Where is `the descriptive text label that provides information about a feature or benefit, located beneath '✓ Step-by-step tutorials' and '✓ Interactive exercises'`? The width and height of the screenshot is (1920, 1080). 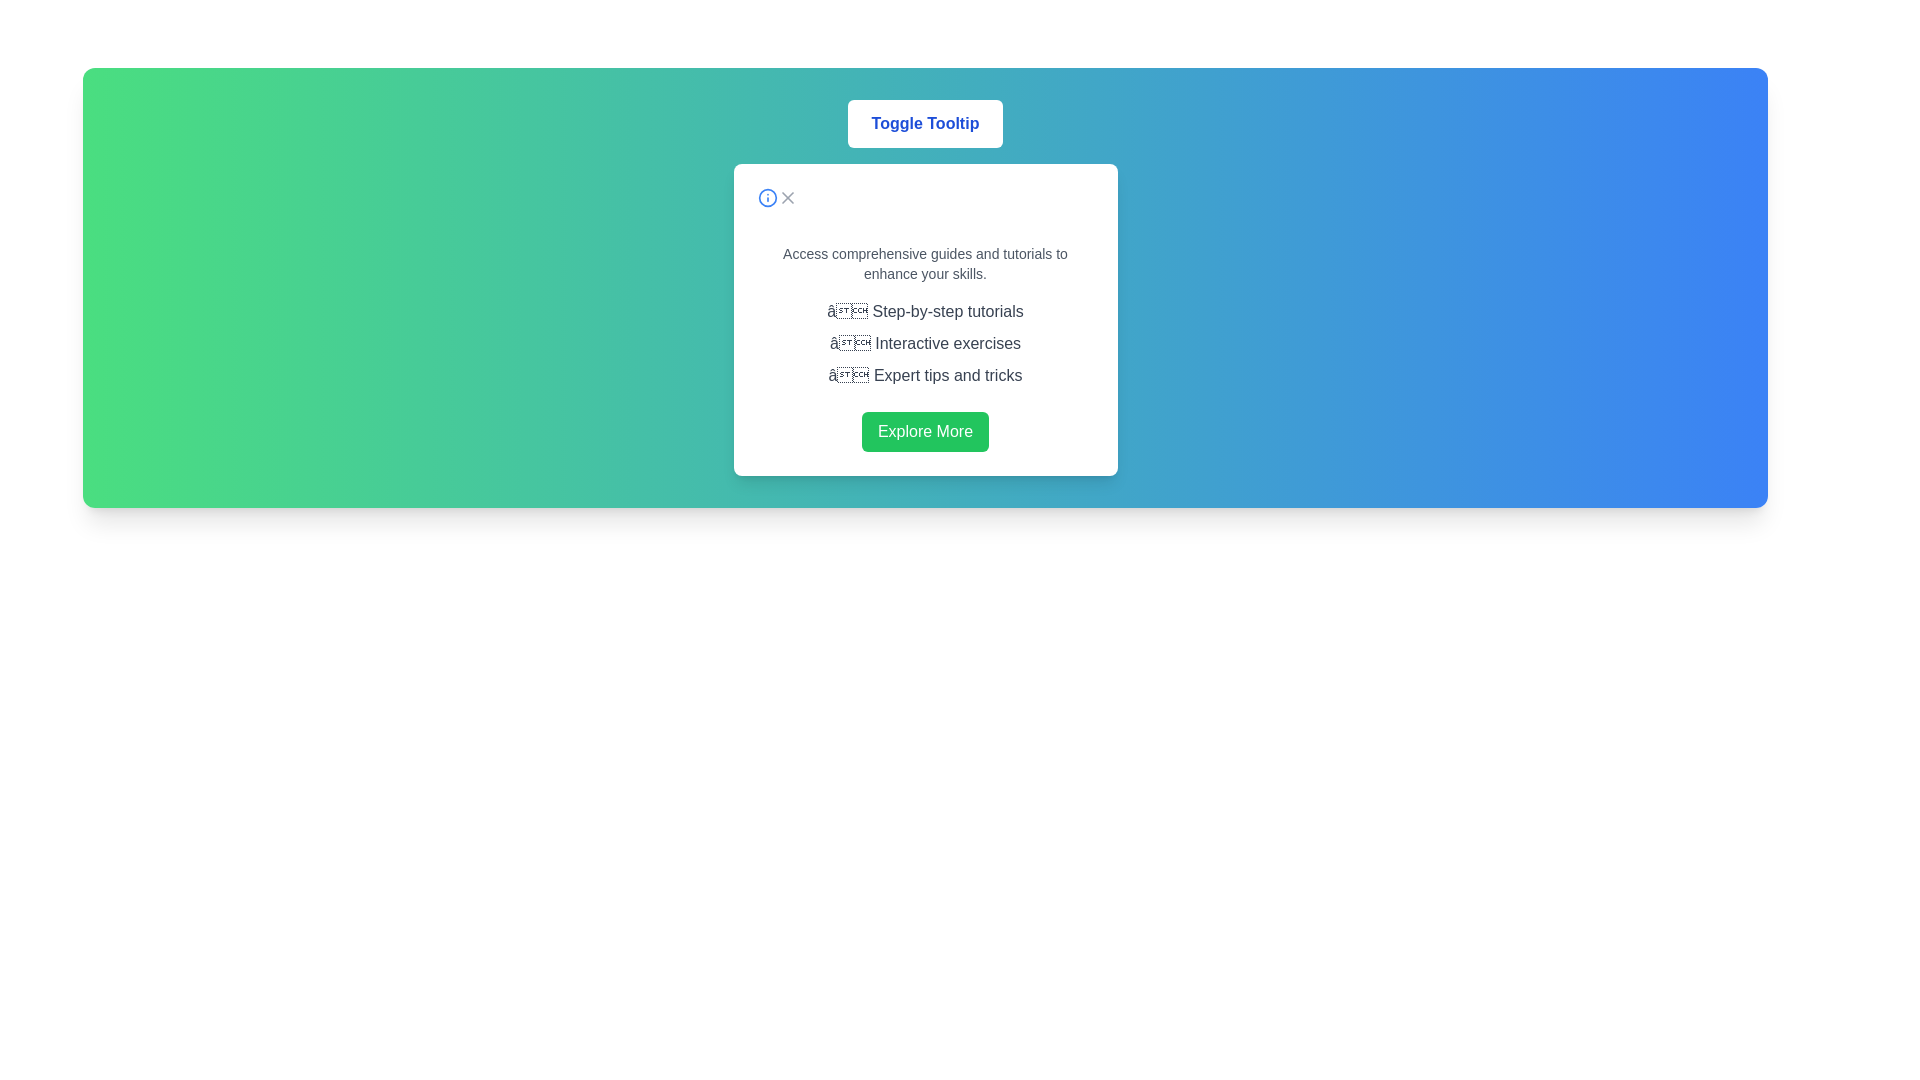
the descriptive text label that provides information about a feature or benefit, located beneath '✓ Step-by-step tutorials' and '✓ Interactive exercises' is located at coordinates (924, 375).